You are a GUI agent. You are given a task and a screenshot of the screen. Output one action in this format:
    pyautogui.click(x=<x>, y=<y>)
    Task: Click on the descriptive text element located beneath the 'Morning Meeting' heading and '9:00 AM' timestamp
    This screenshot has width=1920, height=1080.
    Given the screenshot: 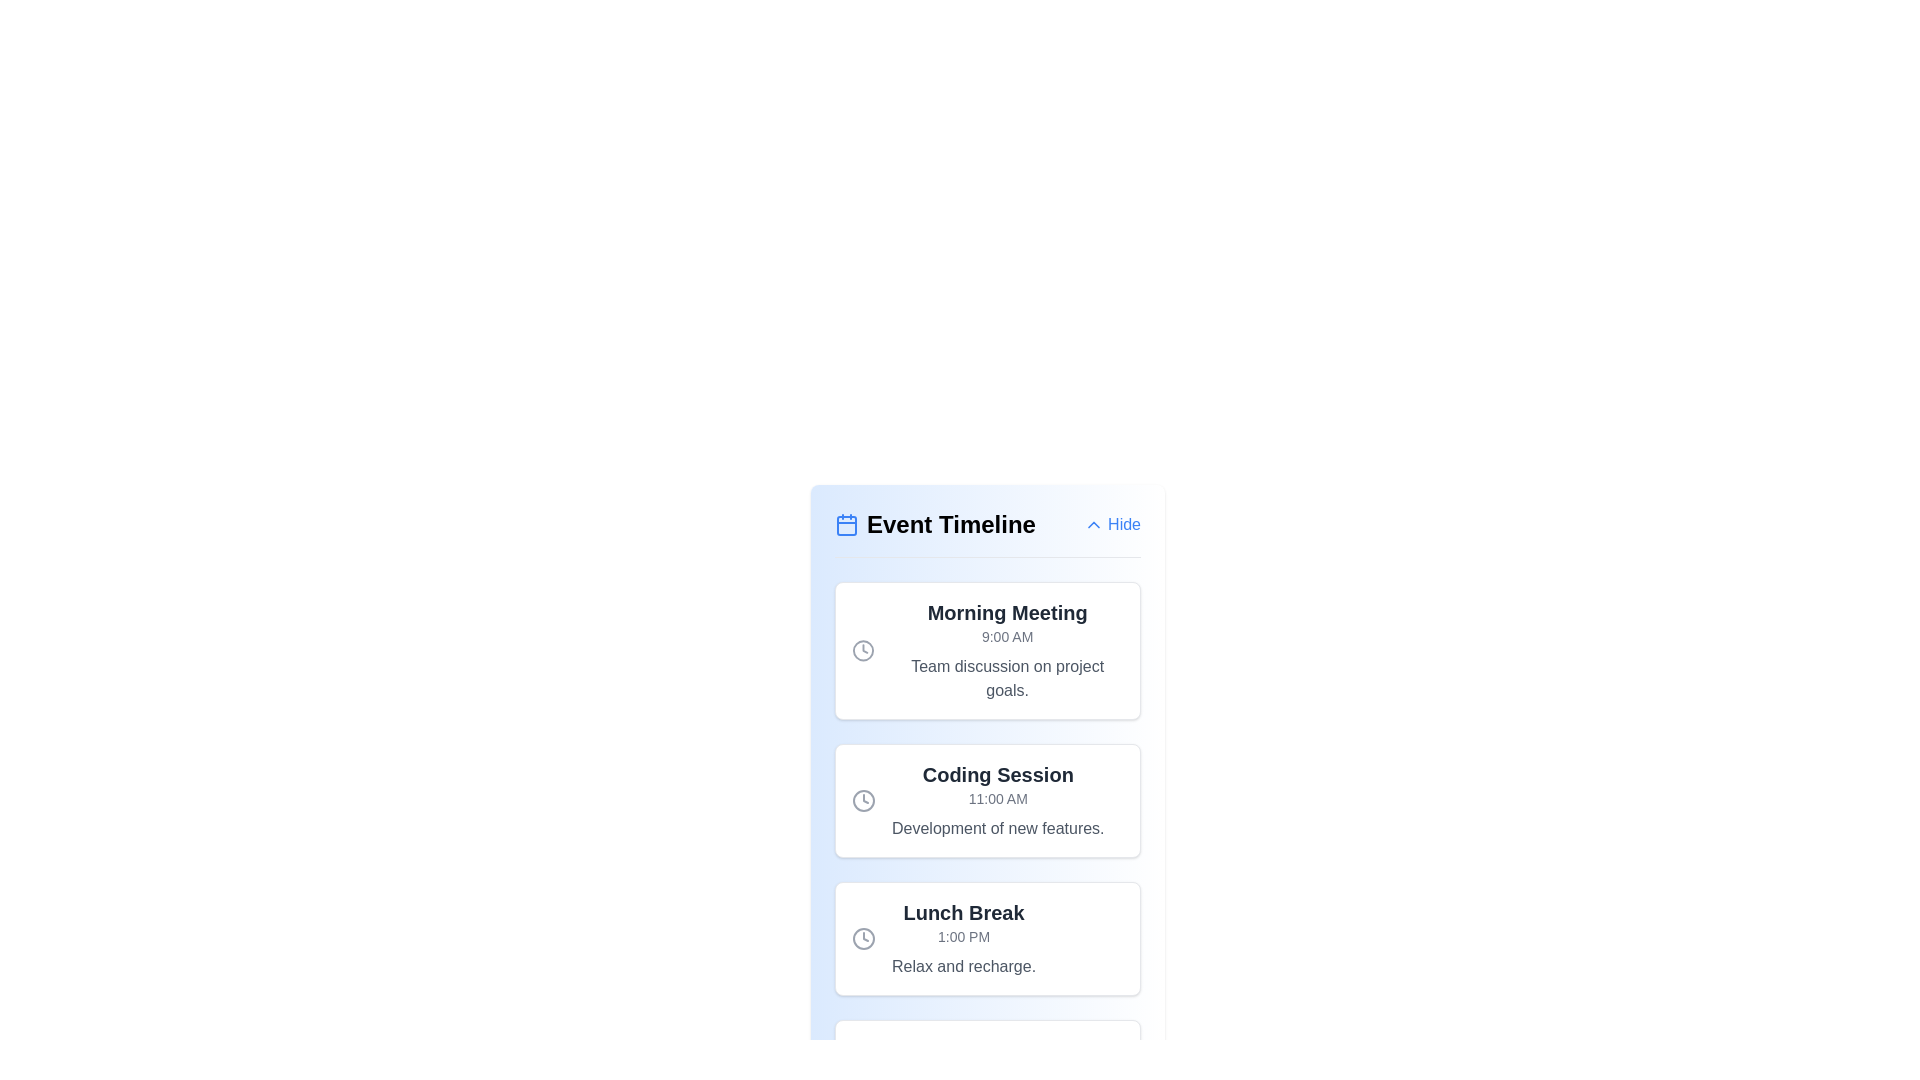 What is the action you would take?
    pyautogui.click(x=1007, y=677)
    